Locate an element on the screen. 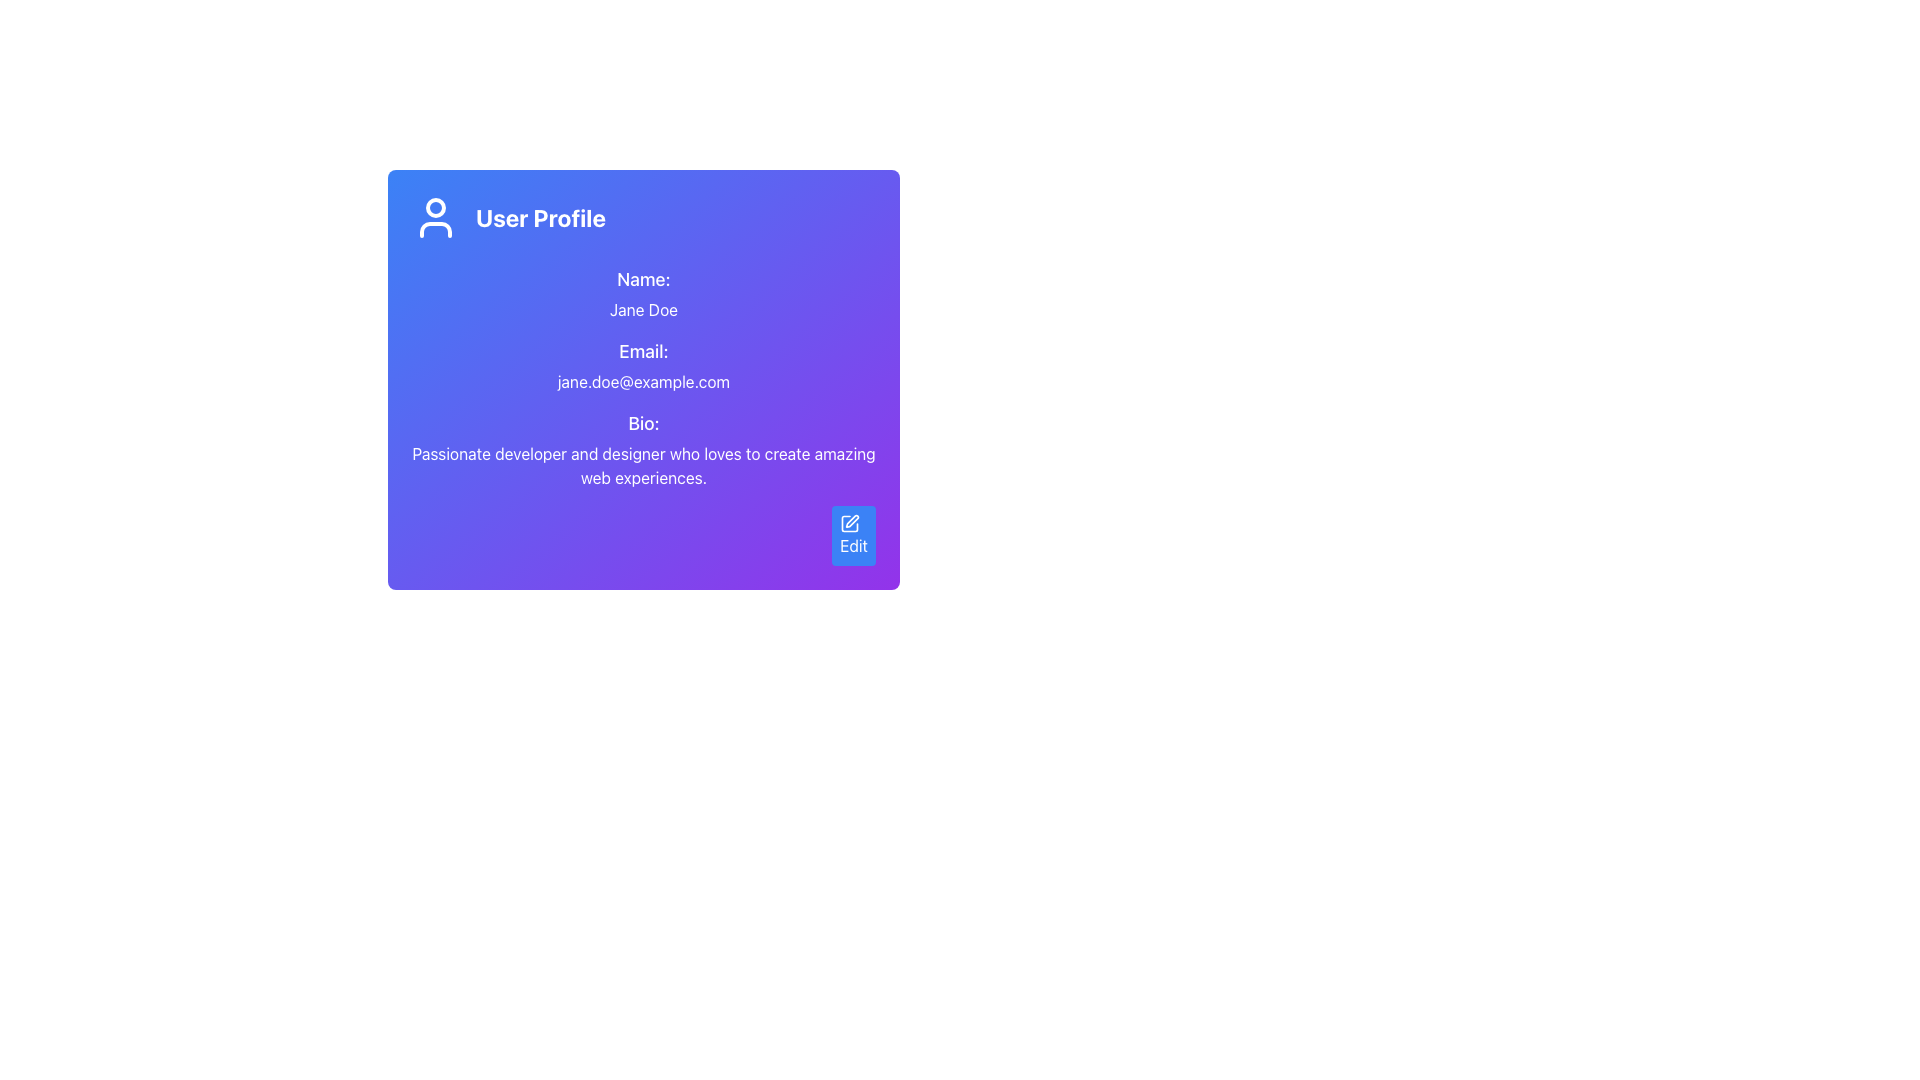  the static text displaying the user's email address, located below the 'Email:' label in the user profile card is located at coordinates (643, 381).